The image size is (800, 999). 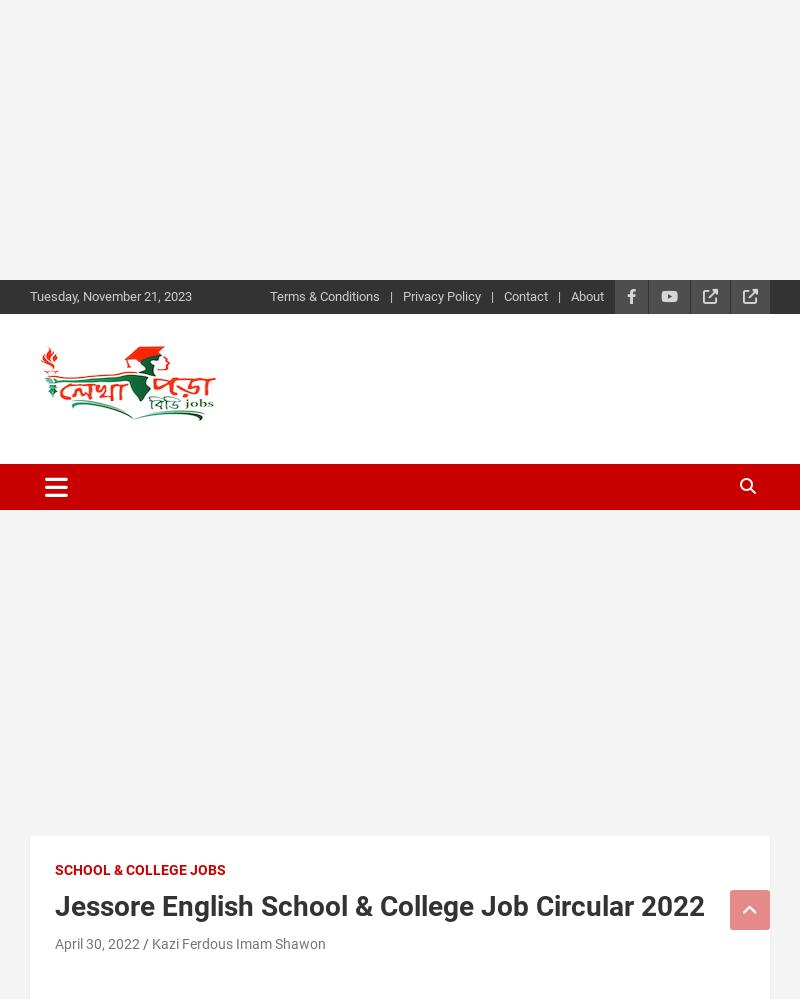 What do you see at coordinates (586, 295) in the screenshot?
I see `'About'` at bounding box center [586, 295].